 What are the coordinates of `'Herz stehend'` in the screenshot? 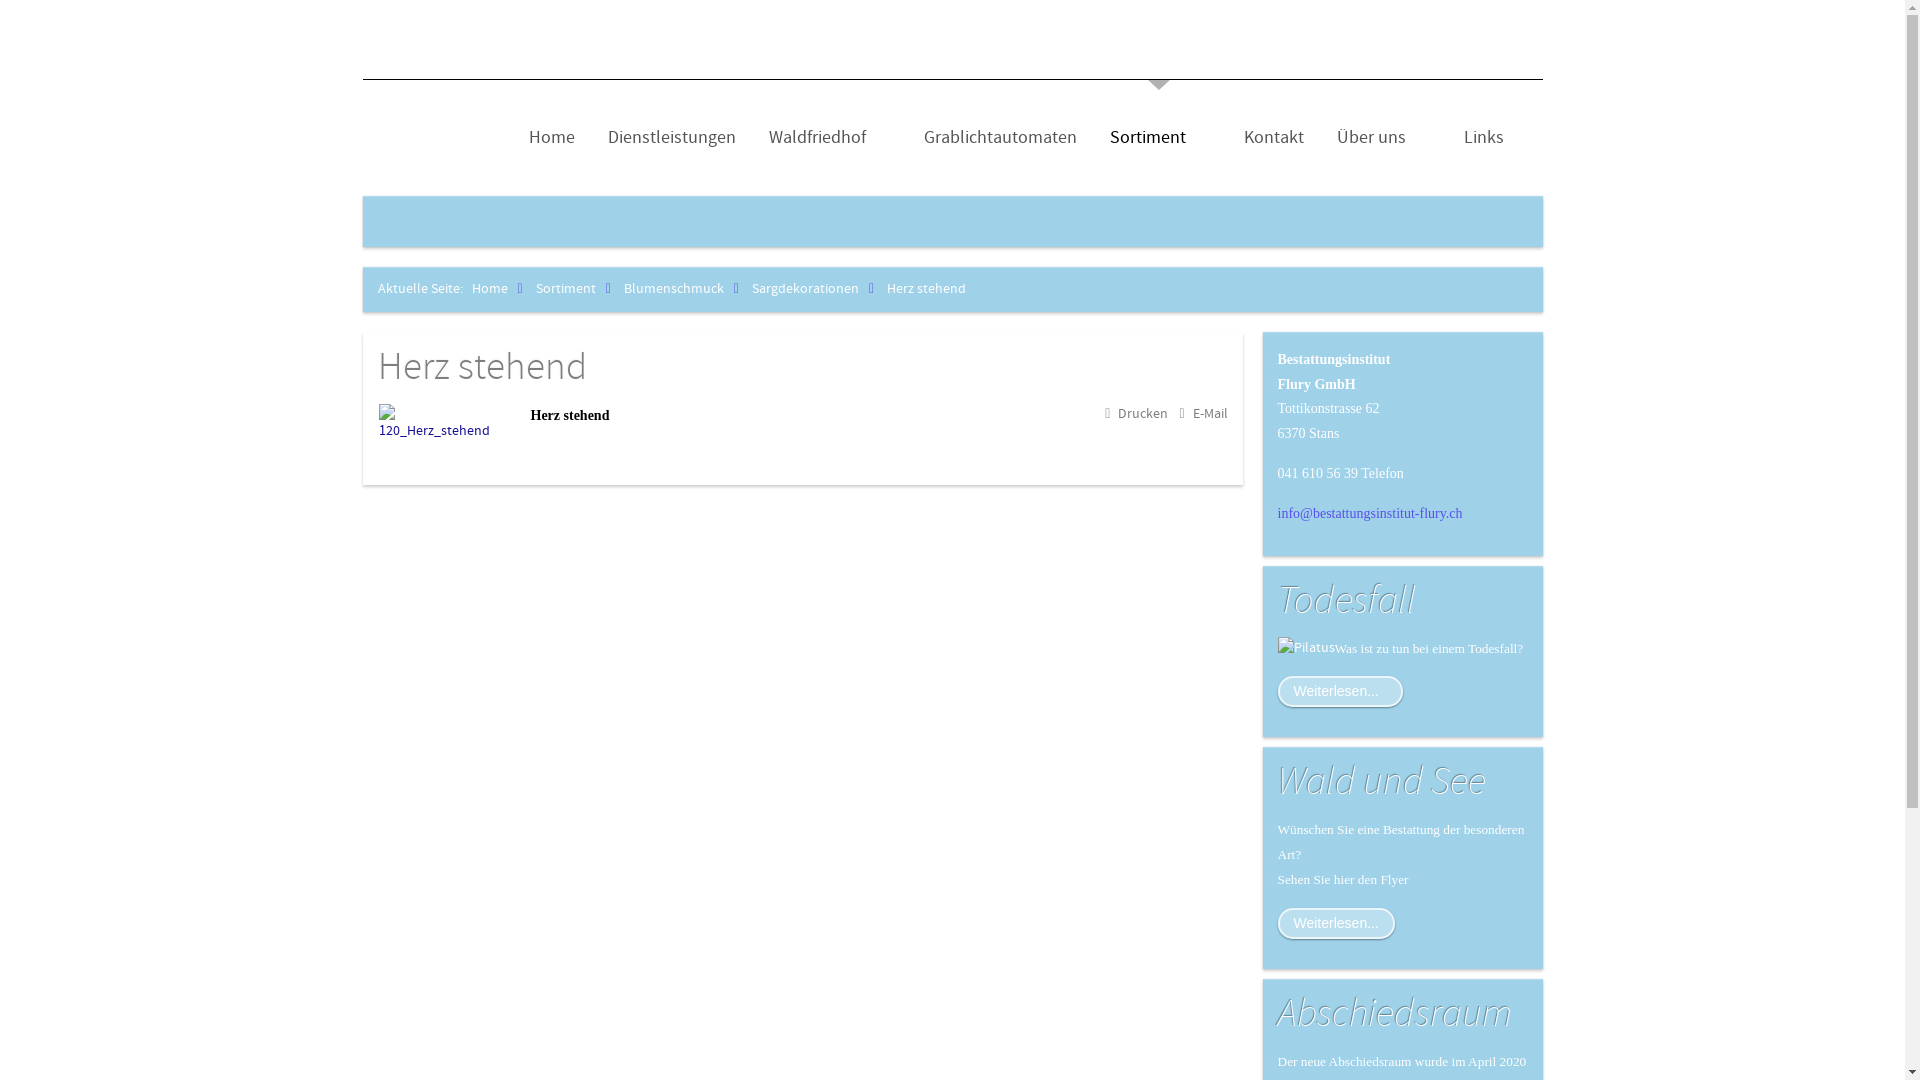 It's located at (378, 367).